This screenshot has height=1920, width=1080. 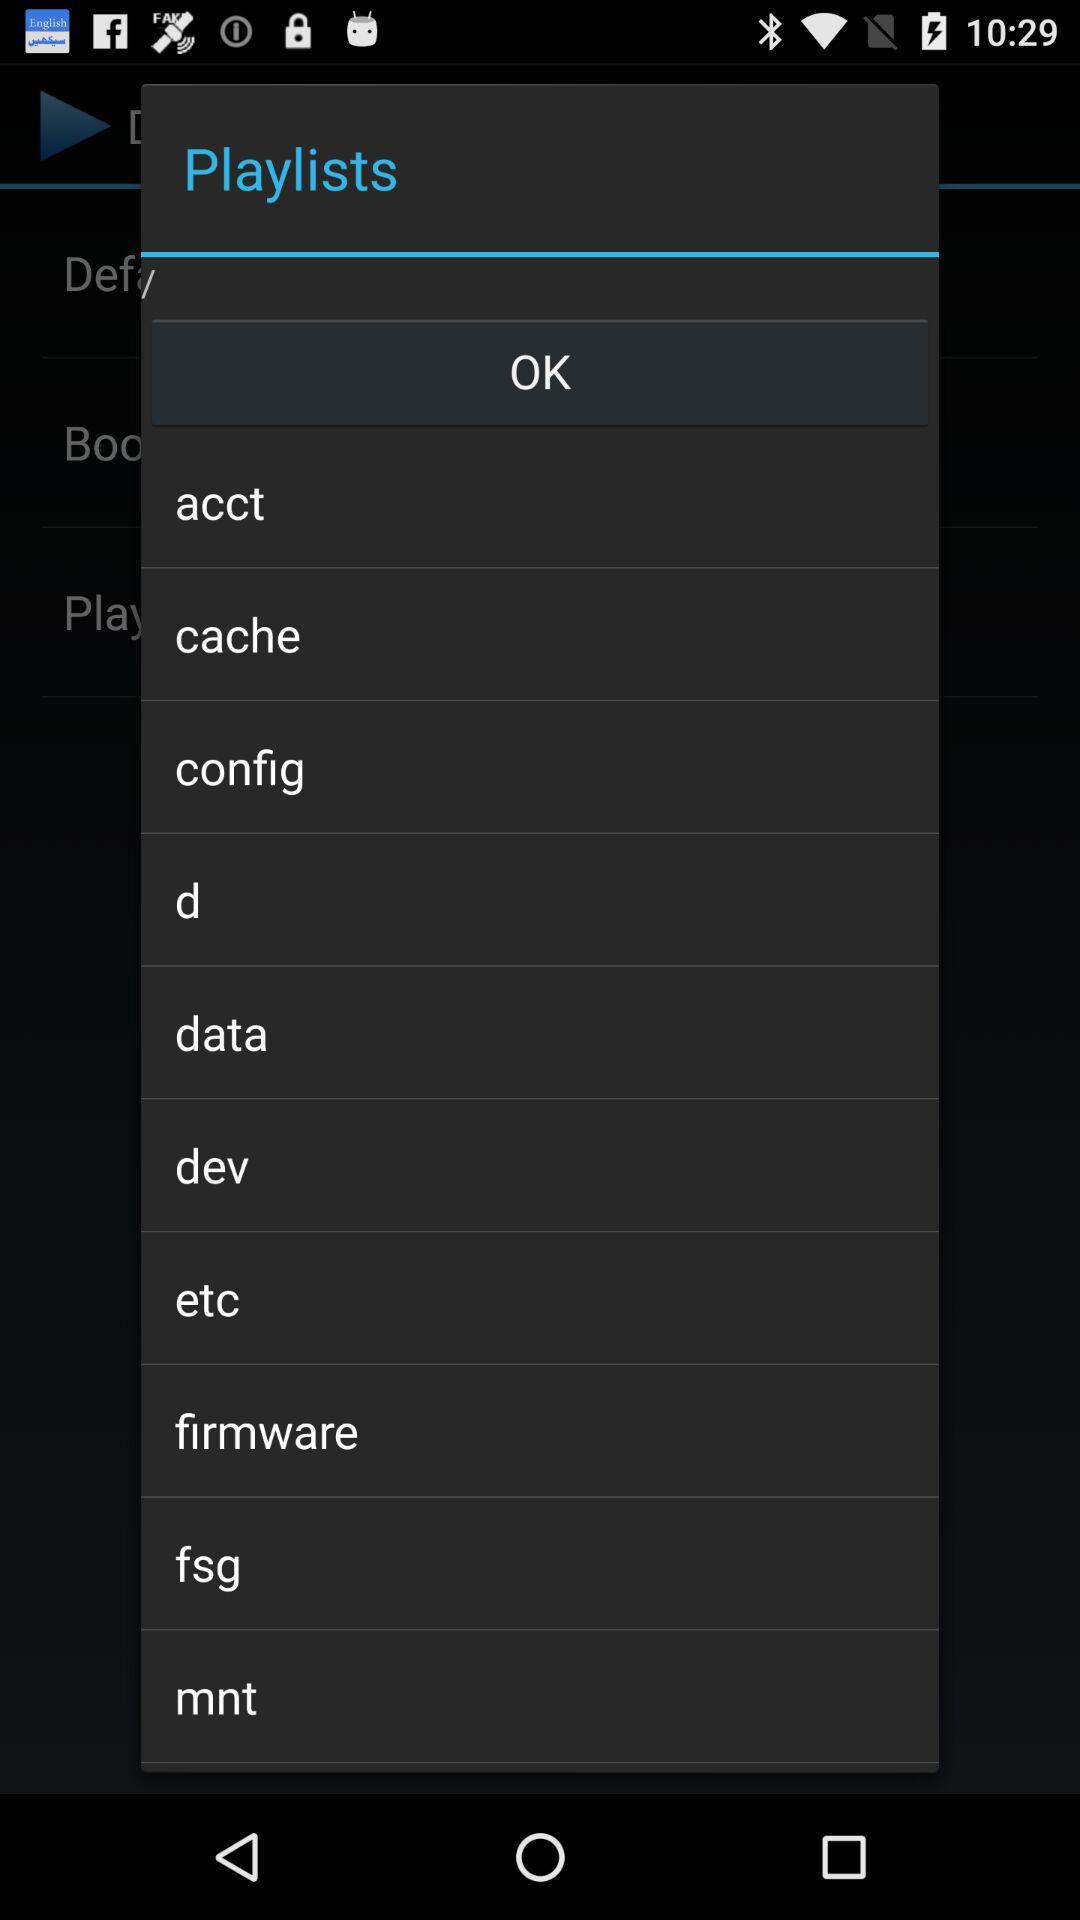 What do you see at coordinates (540, 1297) in the screenshot?
I see `app above firmware item` at bounding box center [540, 1297].